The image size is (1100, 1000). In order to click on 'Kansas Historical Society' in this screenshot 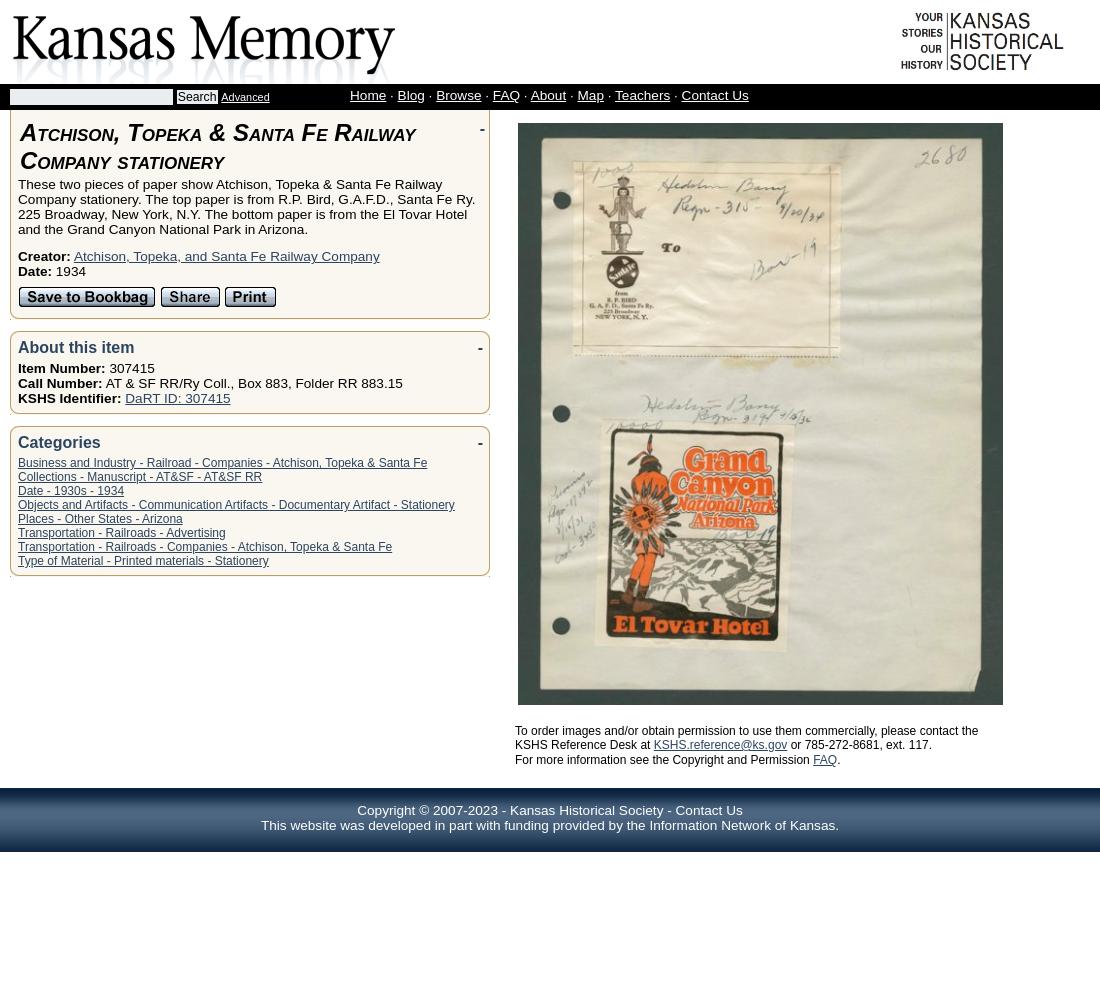, I will do `click(585, 810)`.